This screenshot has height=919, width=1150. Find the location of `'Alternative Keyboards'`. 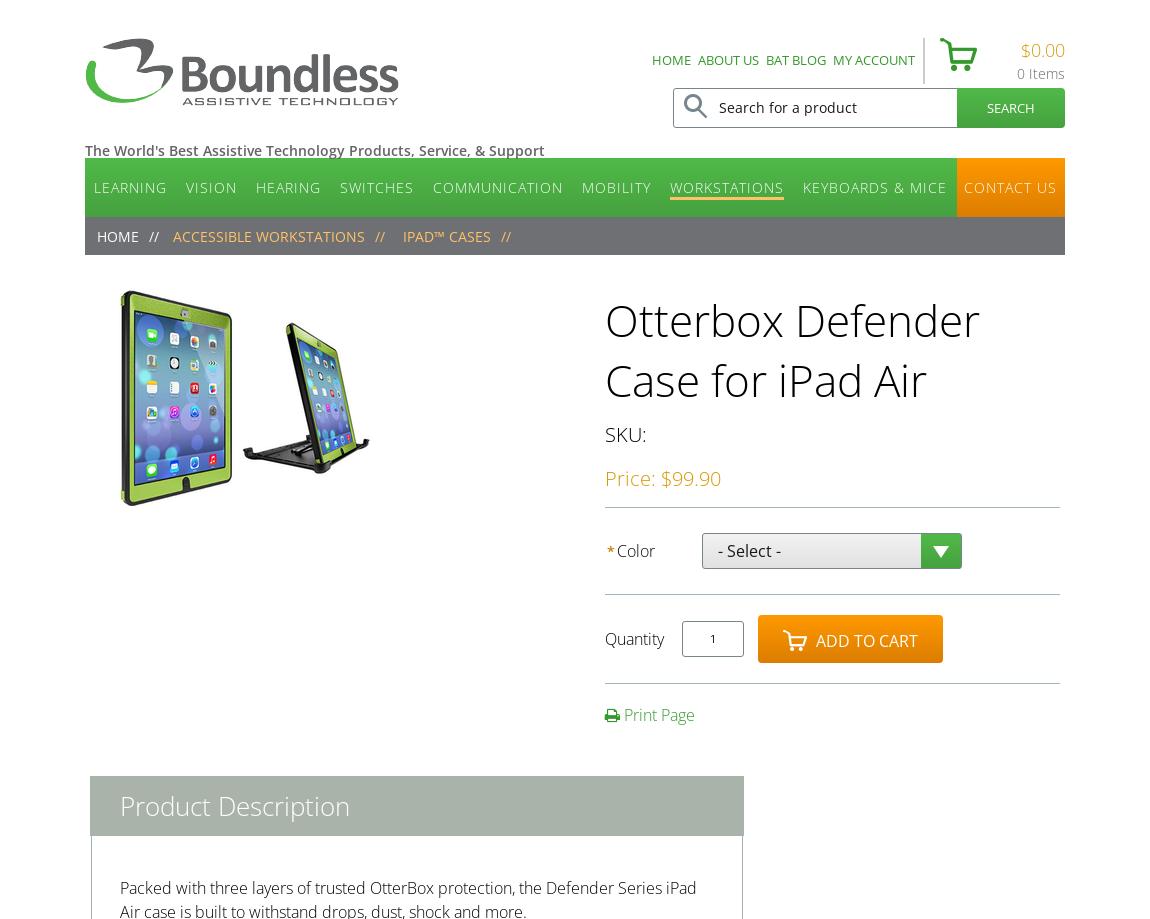

'Alternative Keyboards' is located at coordinates (676, 365).